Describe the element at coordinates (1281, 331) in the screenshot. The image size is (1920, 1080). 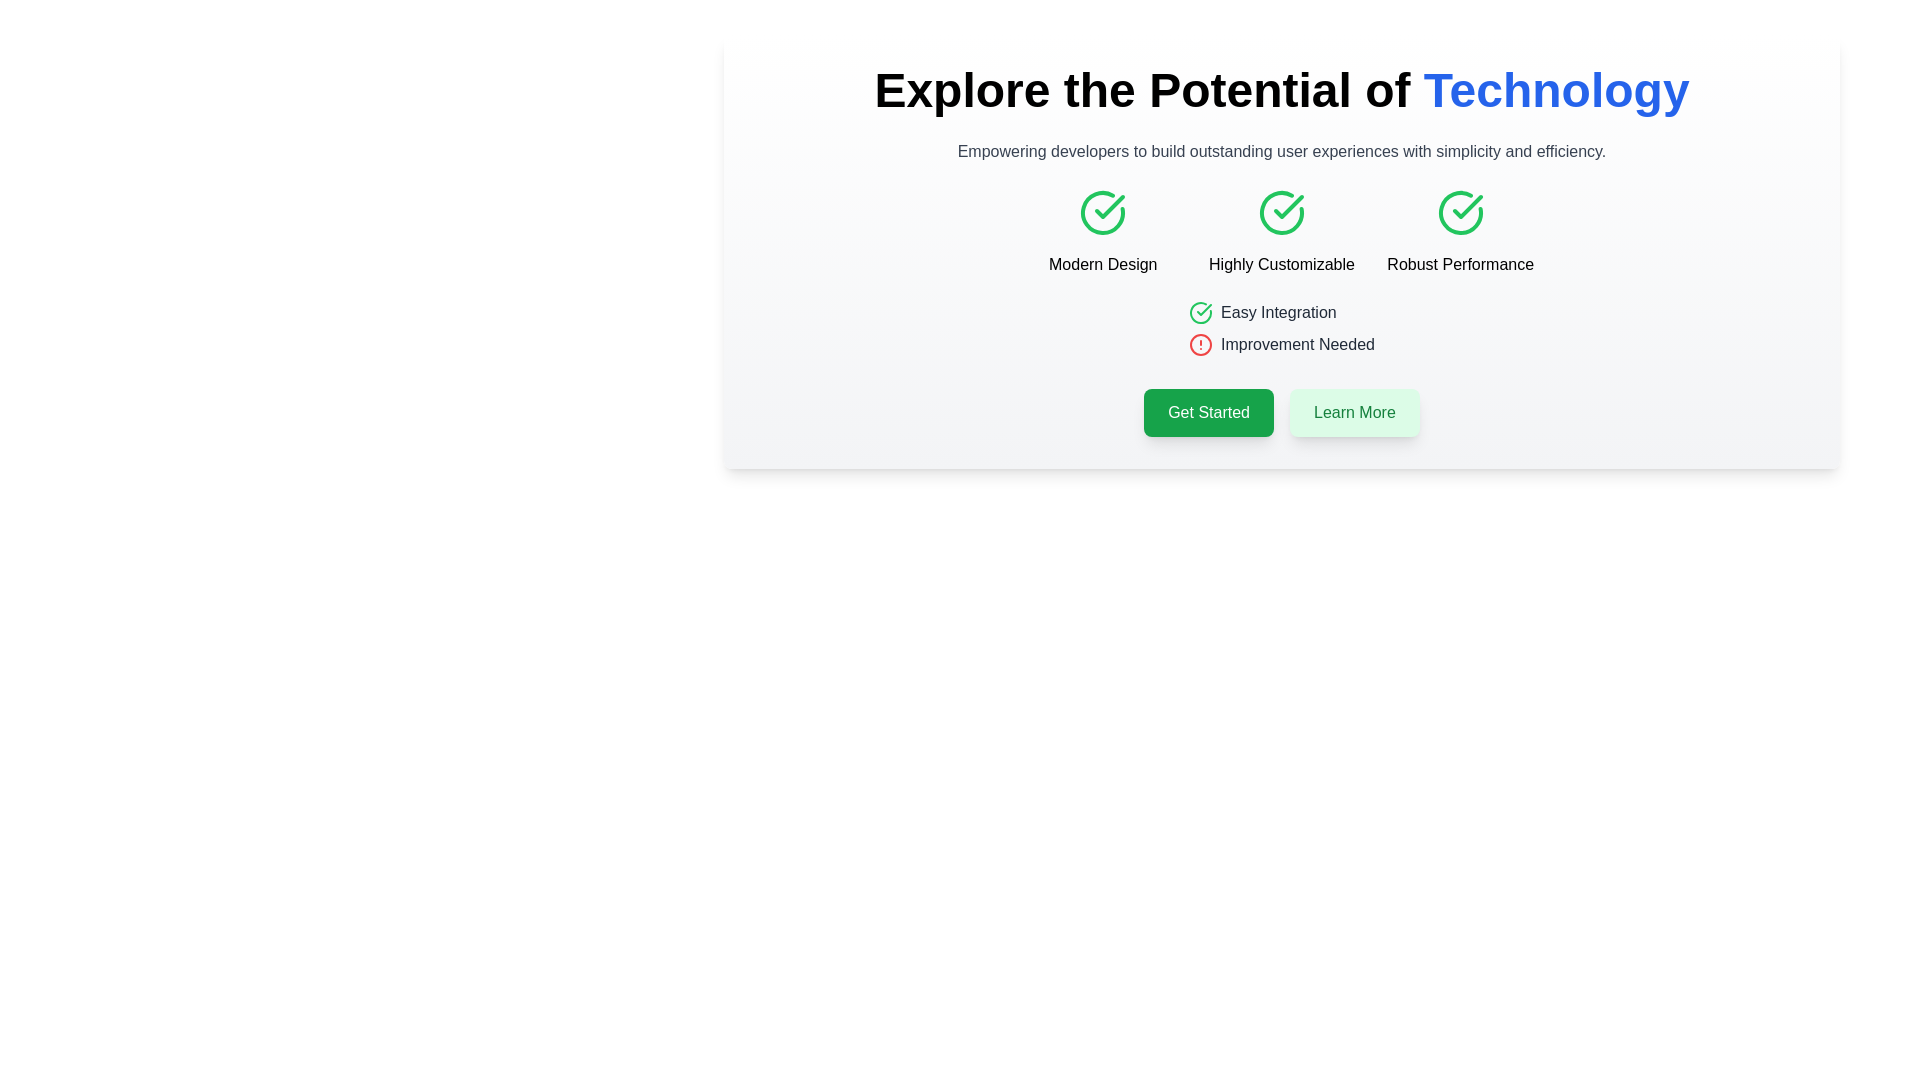
I see `the Informational Group containing 'Easy Integration' with a green checkmark and 'Improvement Needed' with a red exclamation icon, positioned below 'Highly Customizable' and above 'Get Started' and 'Learn More' buttons` at that location.